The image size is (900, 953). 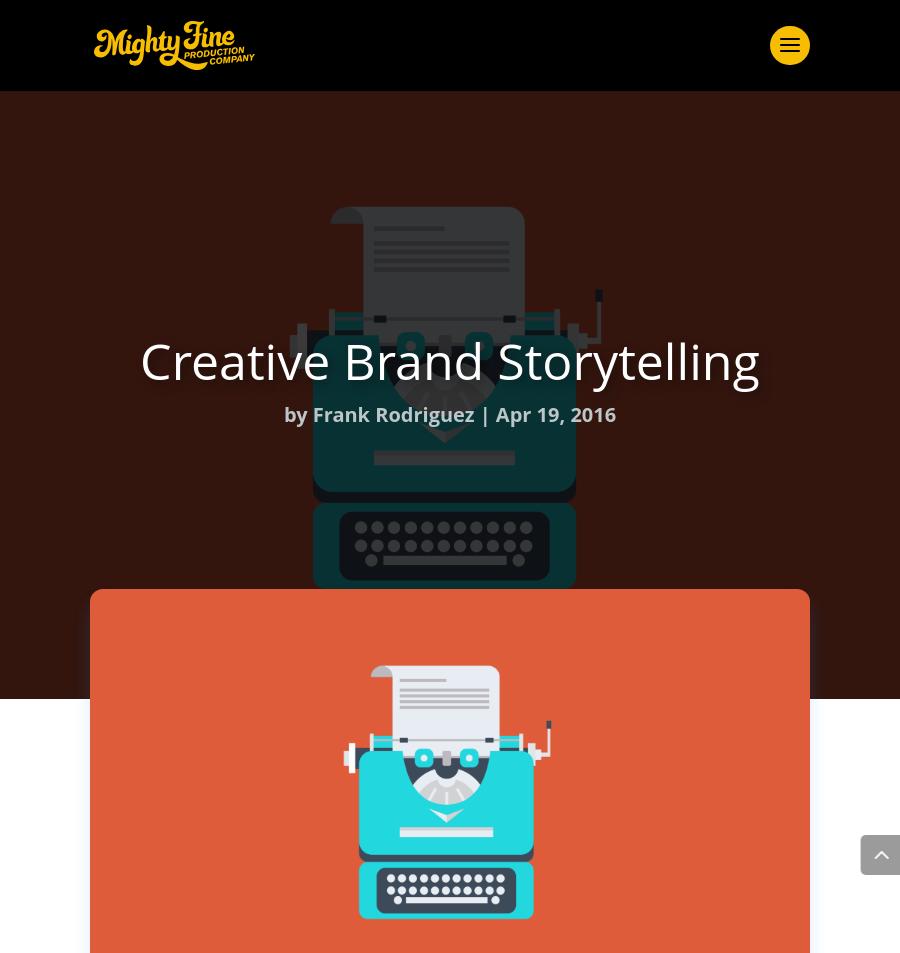 I want to click on 'Services', so click(x=449, y=319).